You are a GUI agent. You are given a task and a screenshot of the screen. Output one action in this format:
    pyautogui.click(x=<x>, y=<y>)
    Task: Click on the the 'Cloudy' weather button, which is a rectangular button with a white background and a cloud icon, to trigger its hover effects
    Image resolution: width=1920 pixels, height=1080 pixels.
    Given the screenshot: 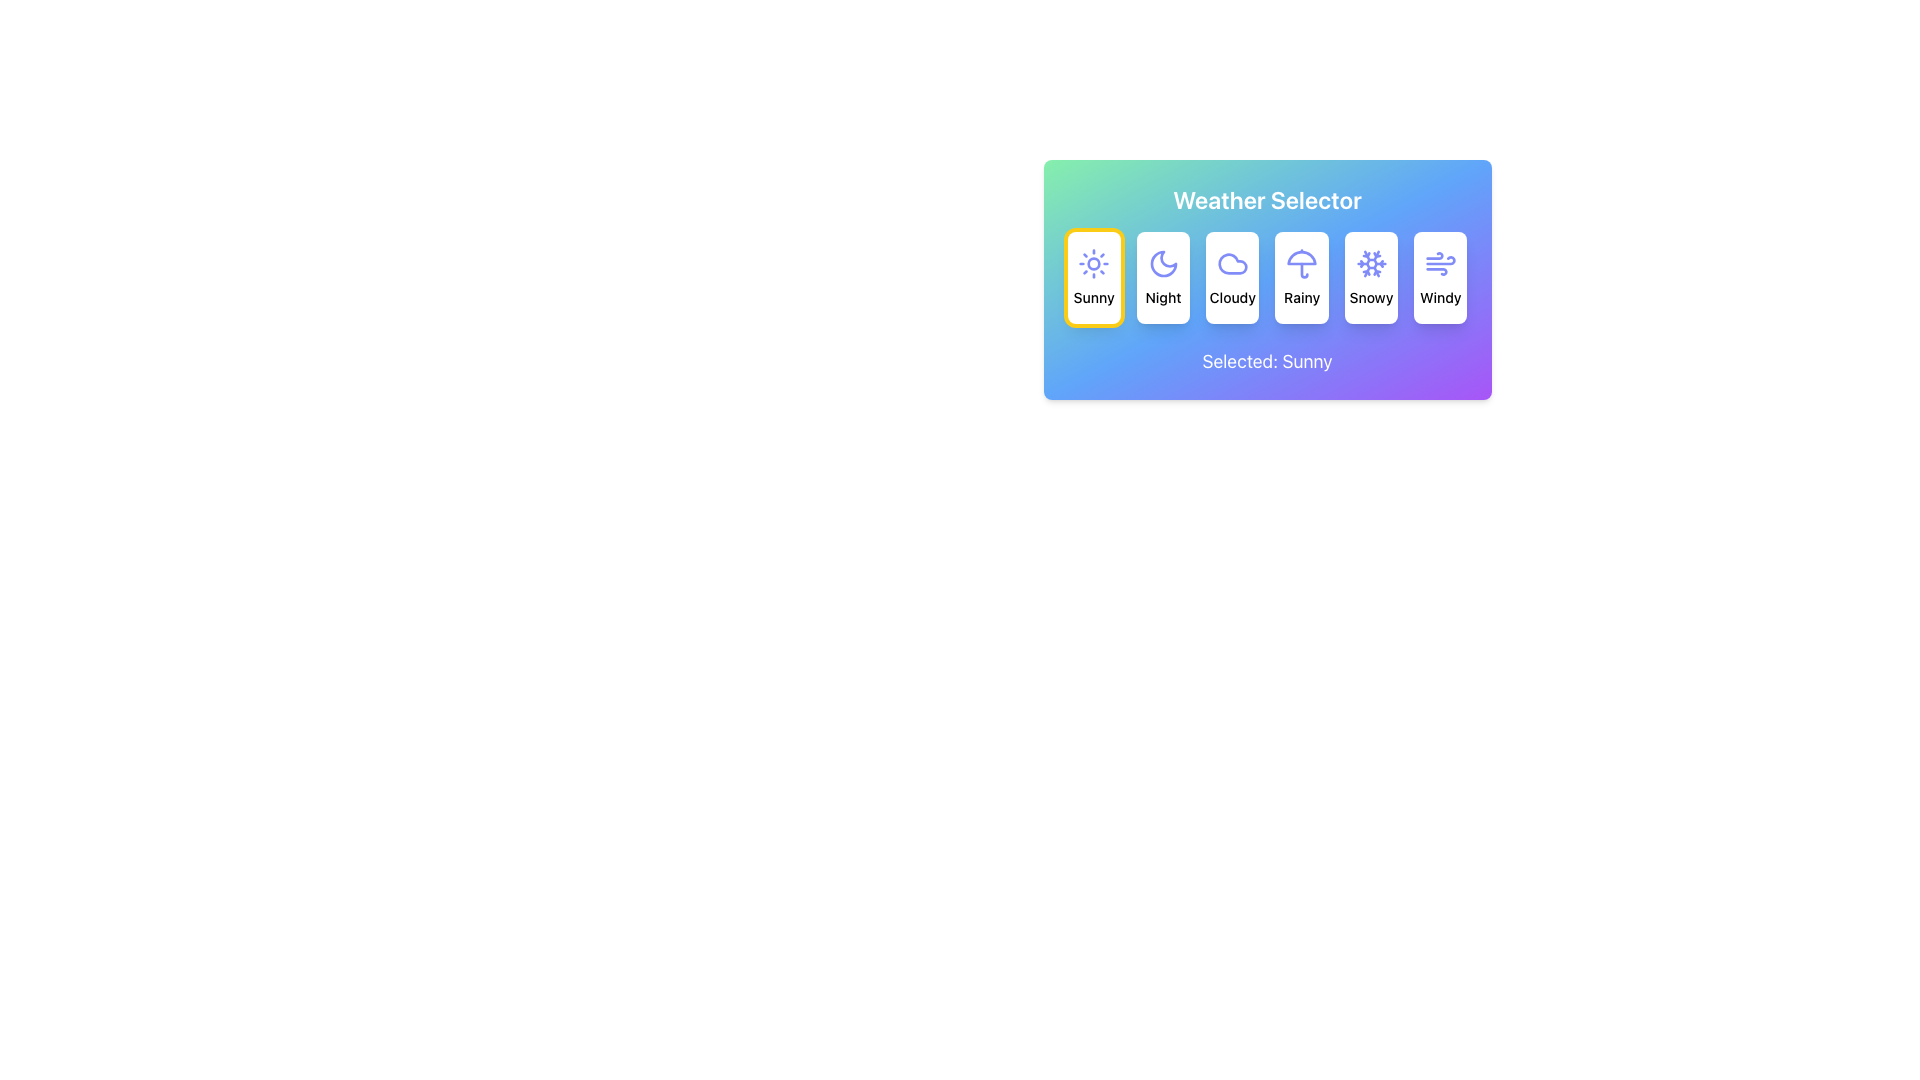 What is the action you would take?
    pyautogui.click(x=1231, y=277)
    